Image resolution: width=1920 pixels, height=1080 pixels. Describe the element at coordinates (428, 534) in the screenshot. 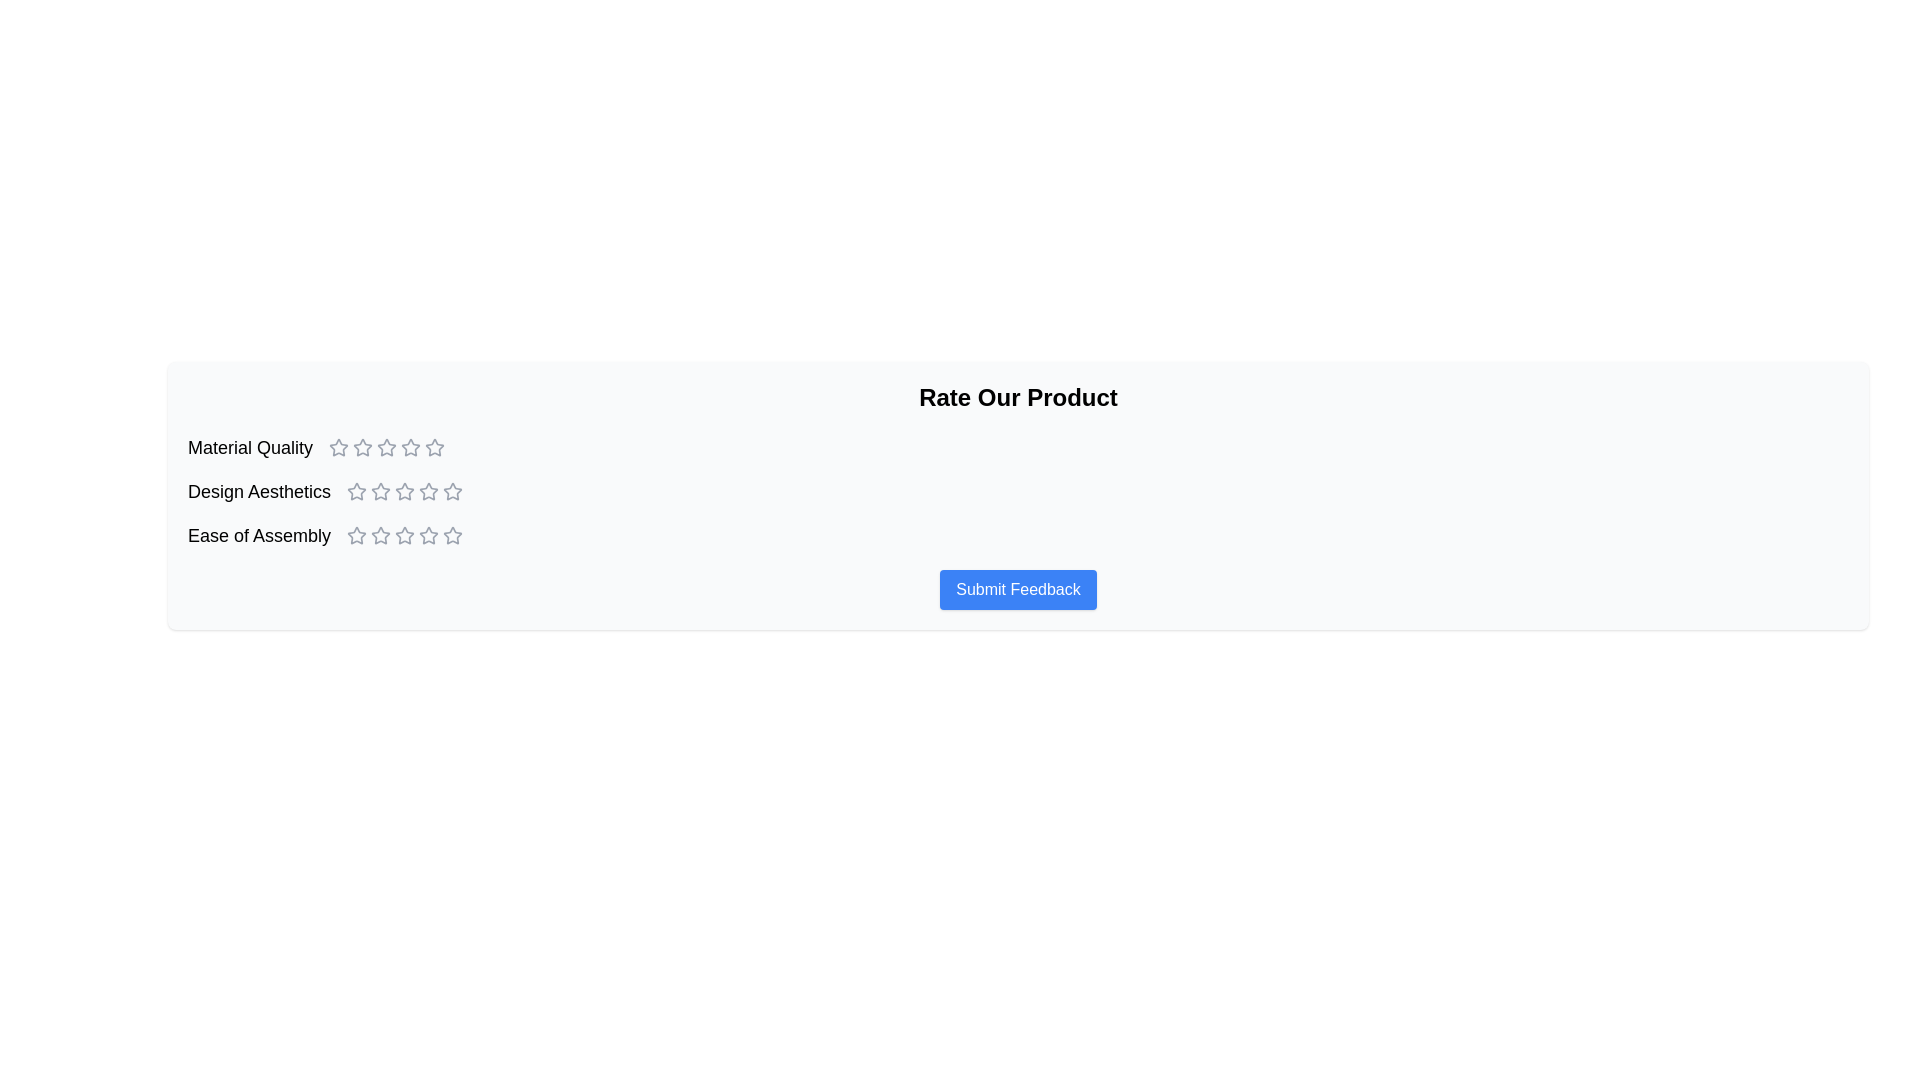

I see `the fifth star rating icon` at that location.